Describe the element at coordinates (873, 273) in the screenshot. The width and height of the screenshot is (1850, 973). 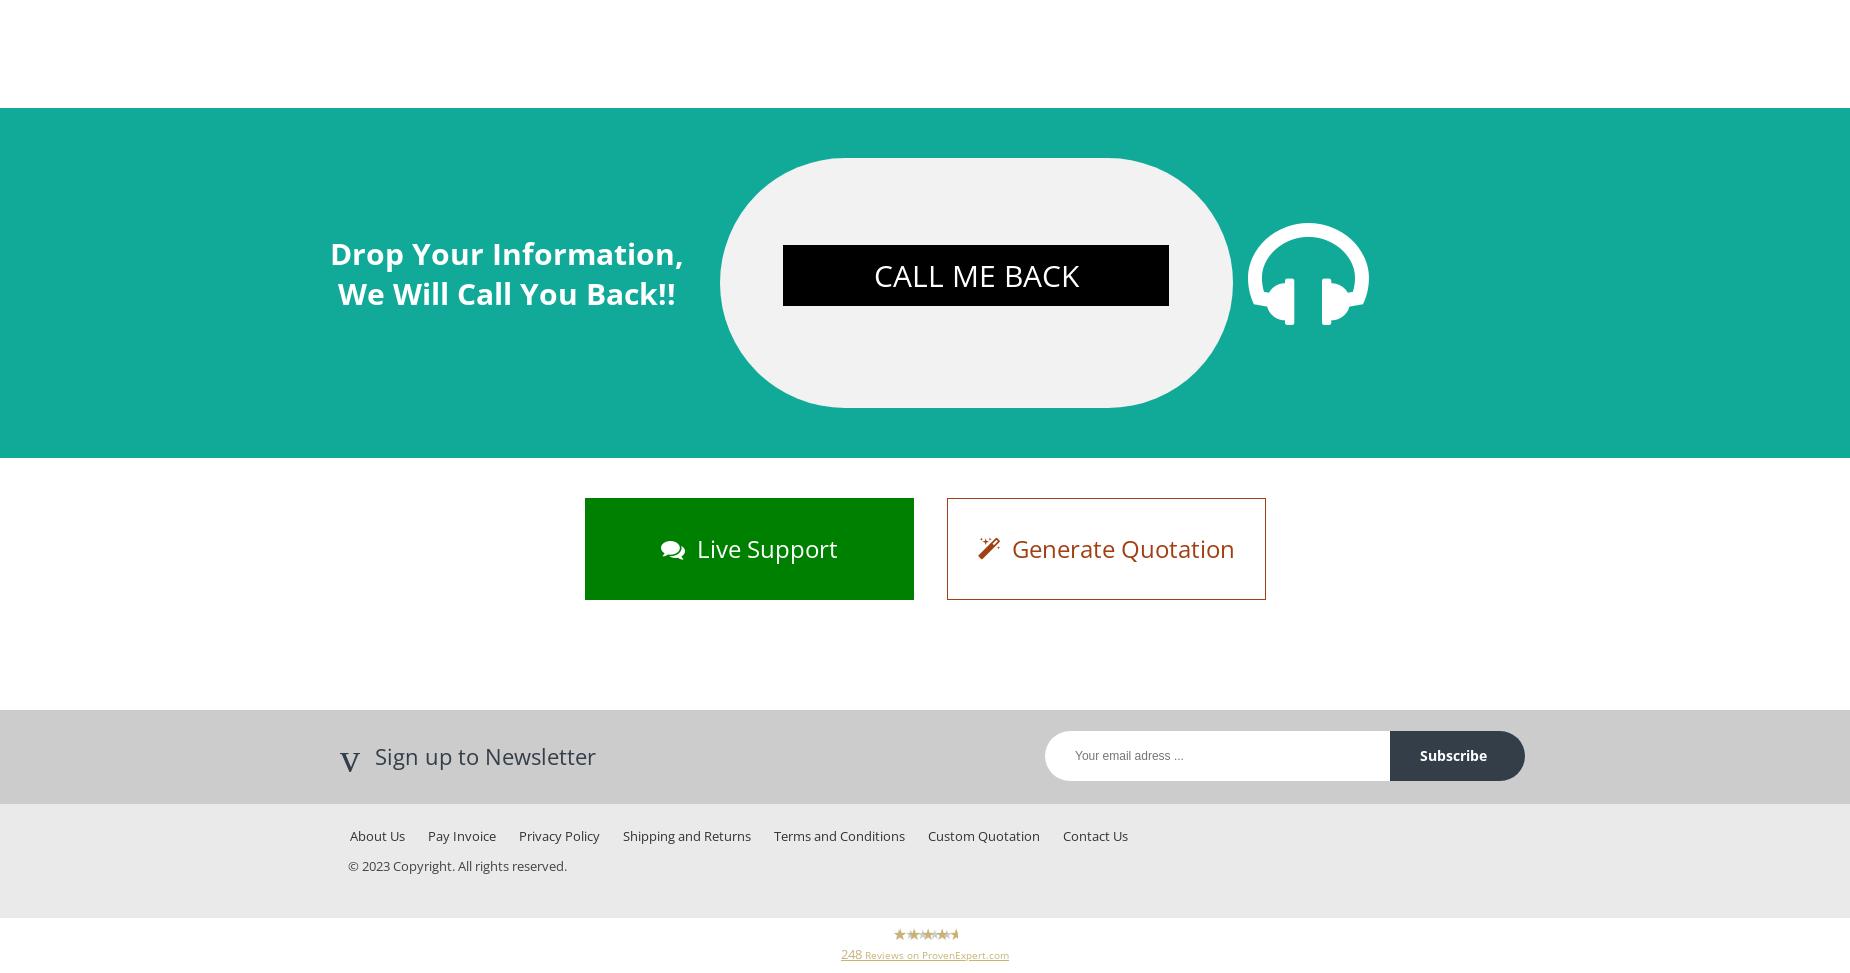
I see `'Call Me Back'` at that location.